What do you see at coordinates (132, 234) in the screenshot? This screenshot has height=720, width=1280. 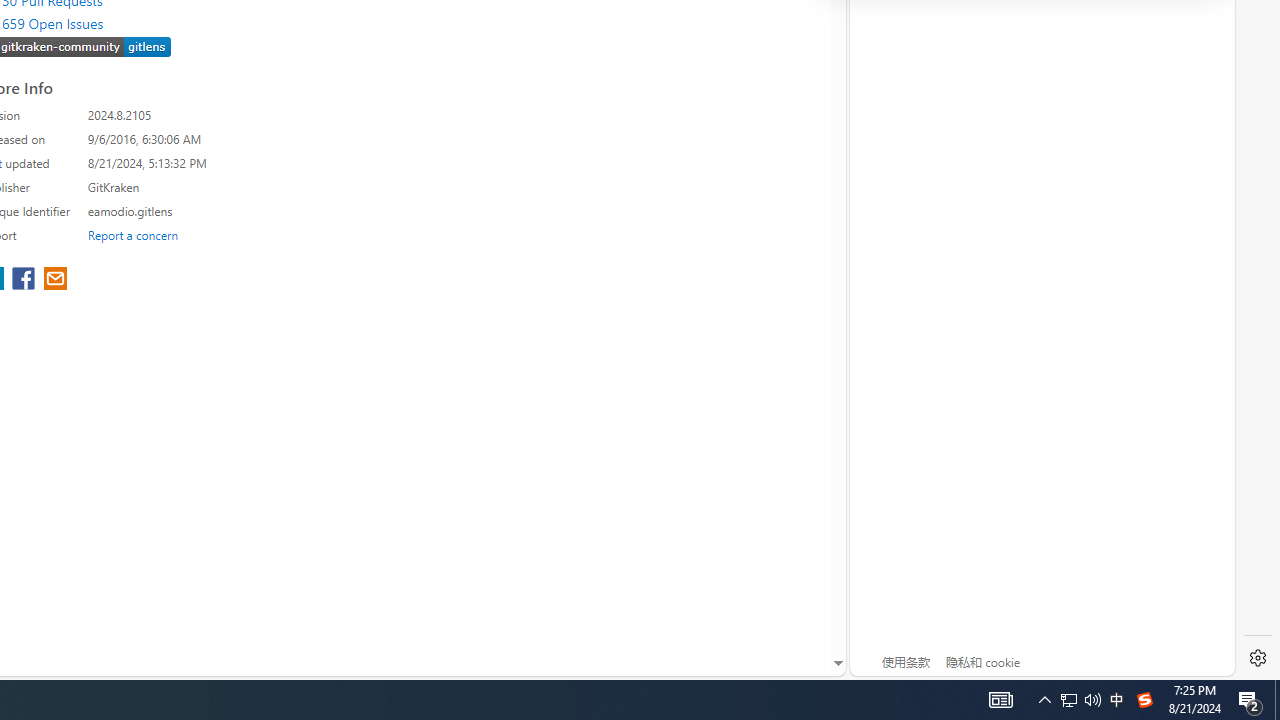 I see `'Report a concern'` at bounding box center [132, 234].